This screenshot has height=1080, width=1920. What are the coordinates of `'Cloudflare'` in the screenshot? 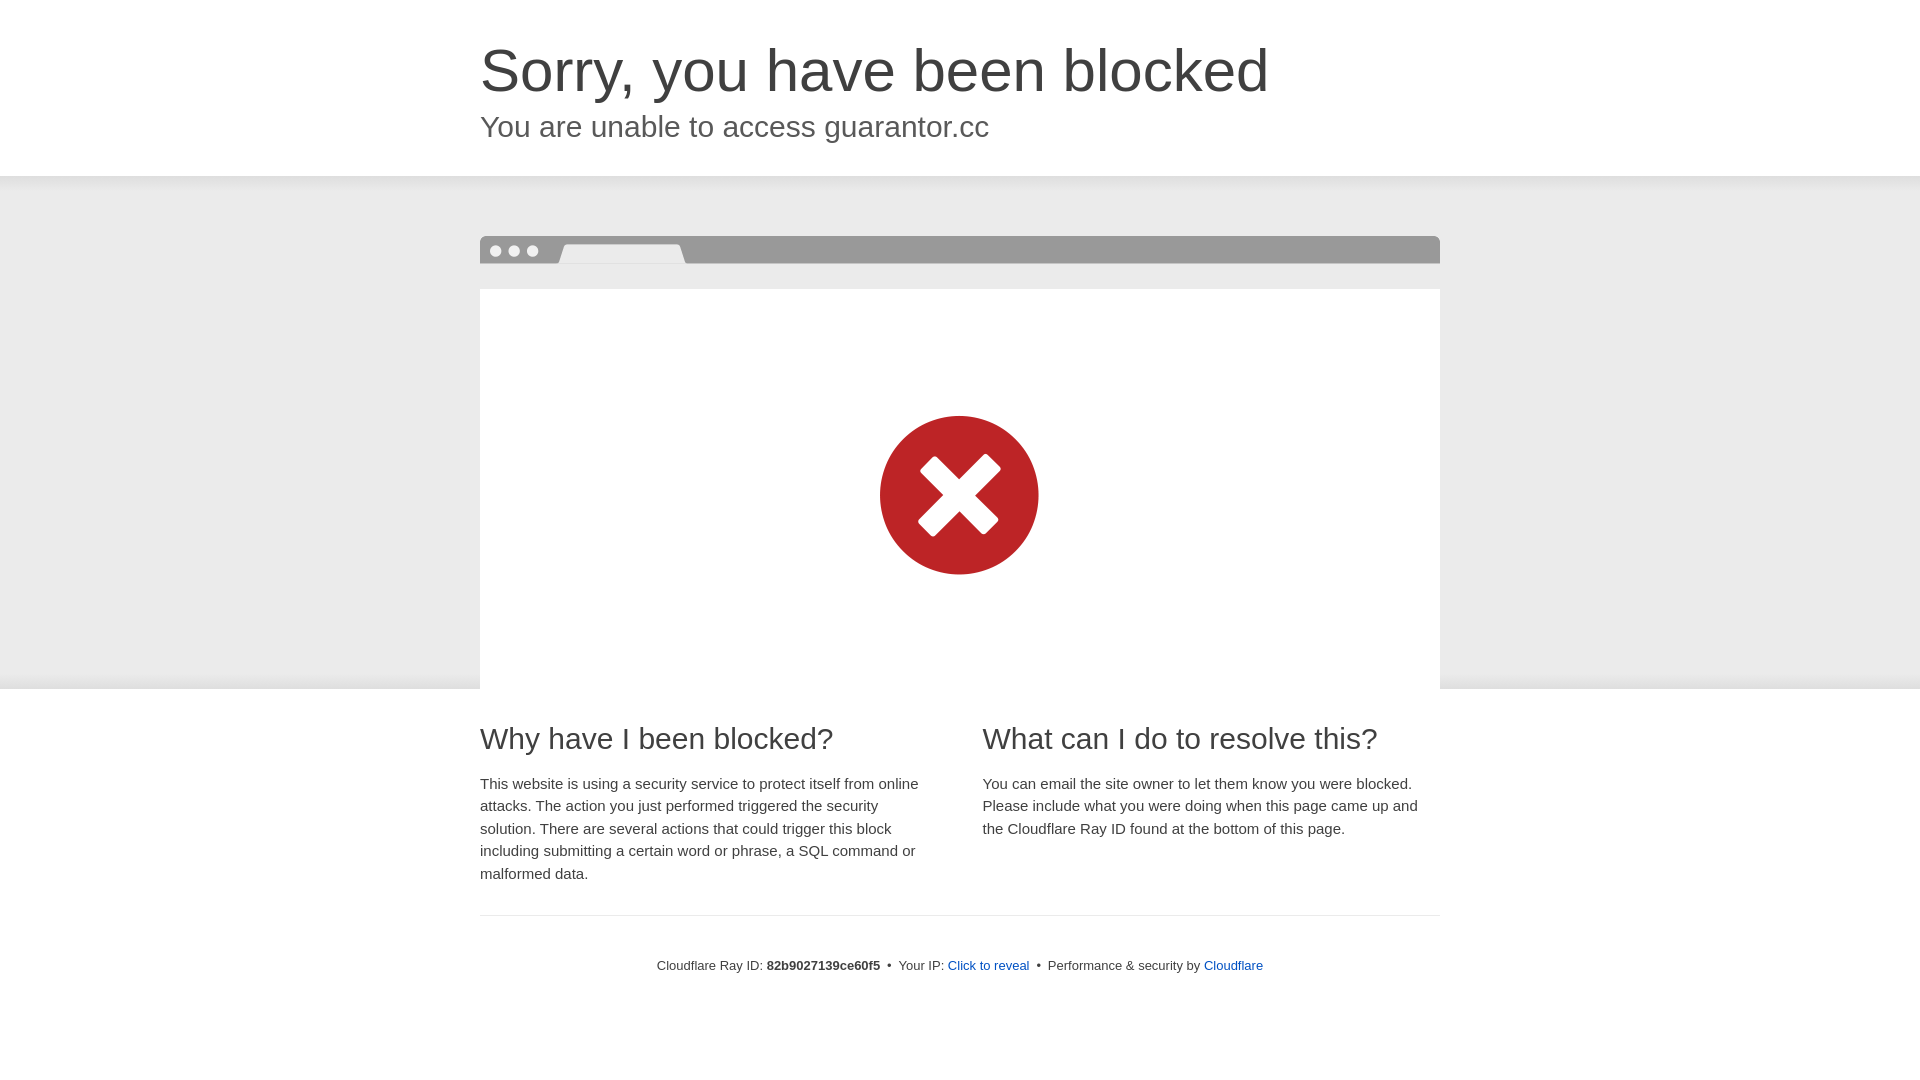 It's located at (1232, 964).